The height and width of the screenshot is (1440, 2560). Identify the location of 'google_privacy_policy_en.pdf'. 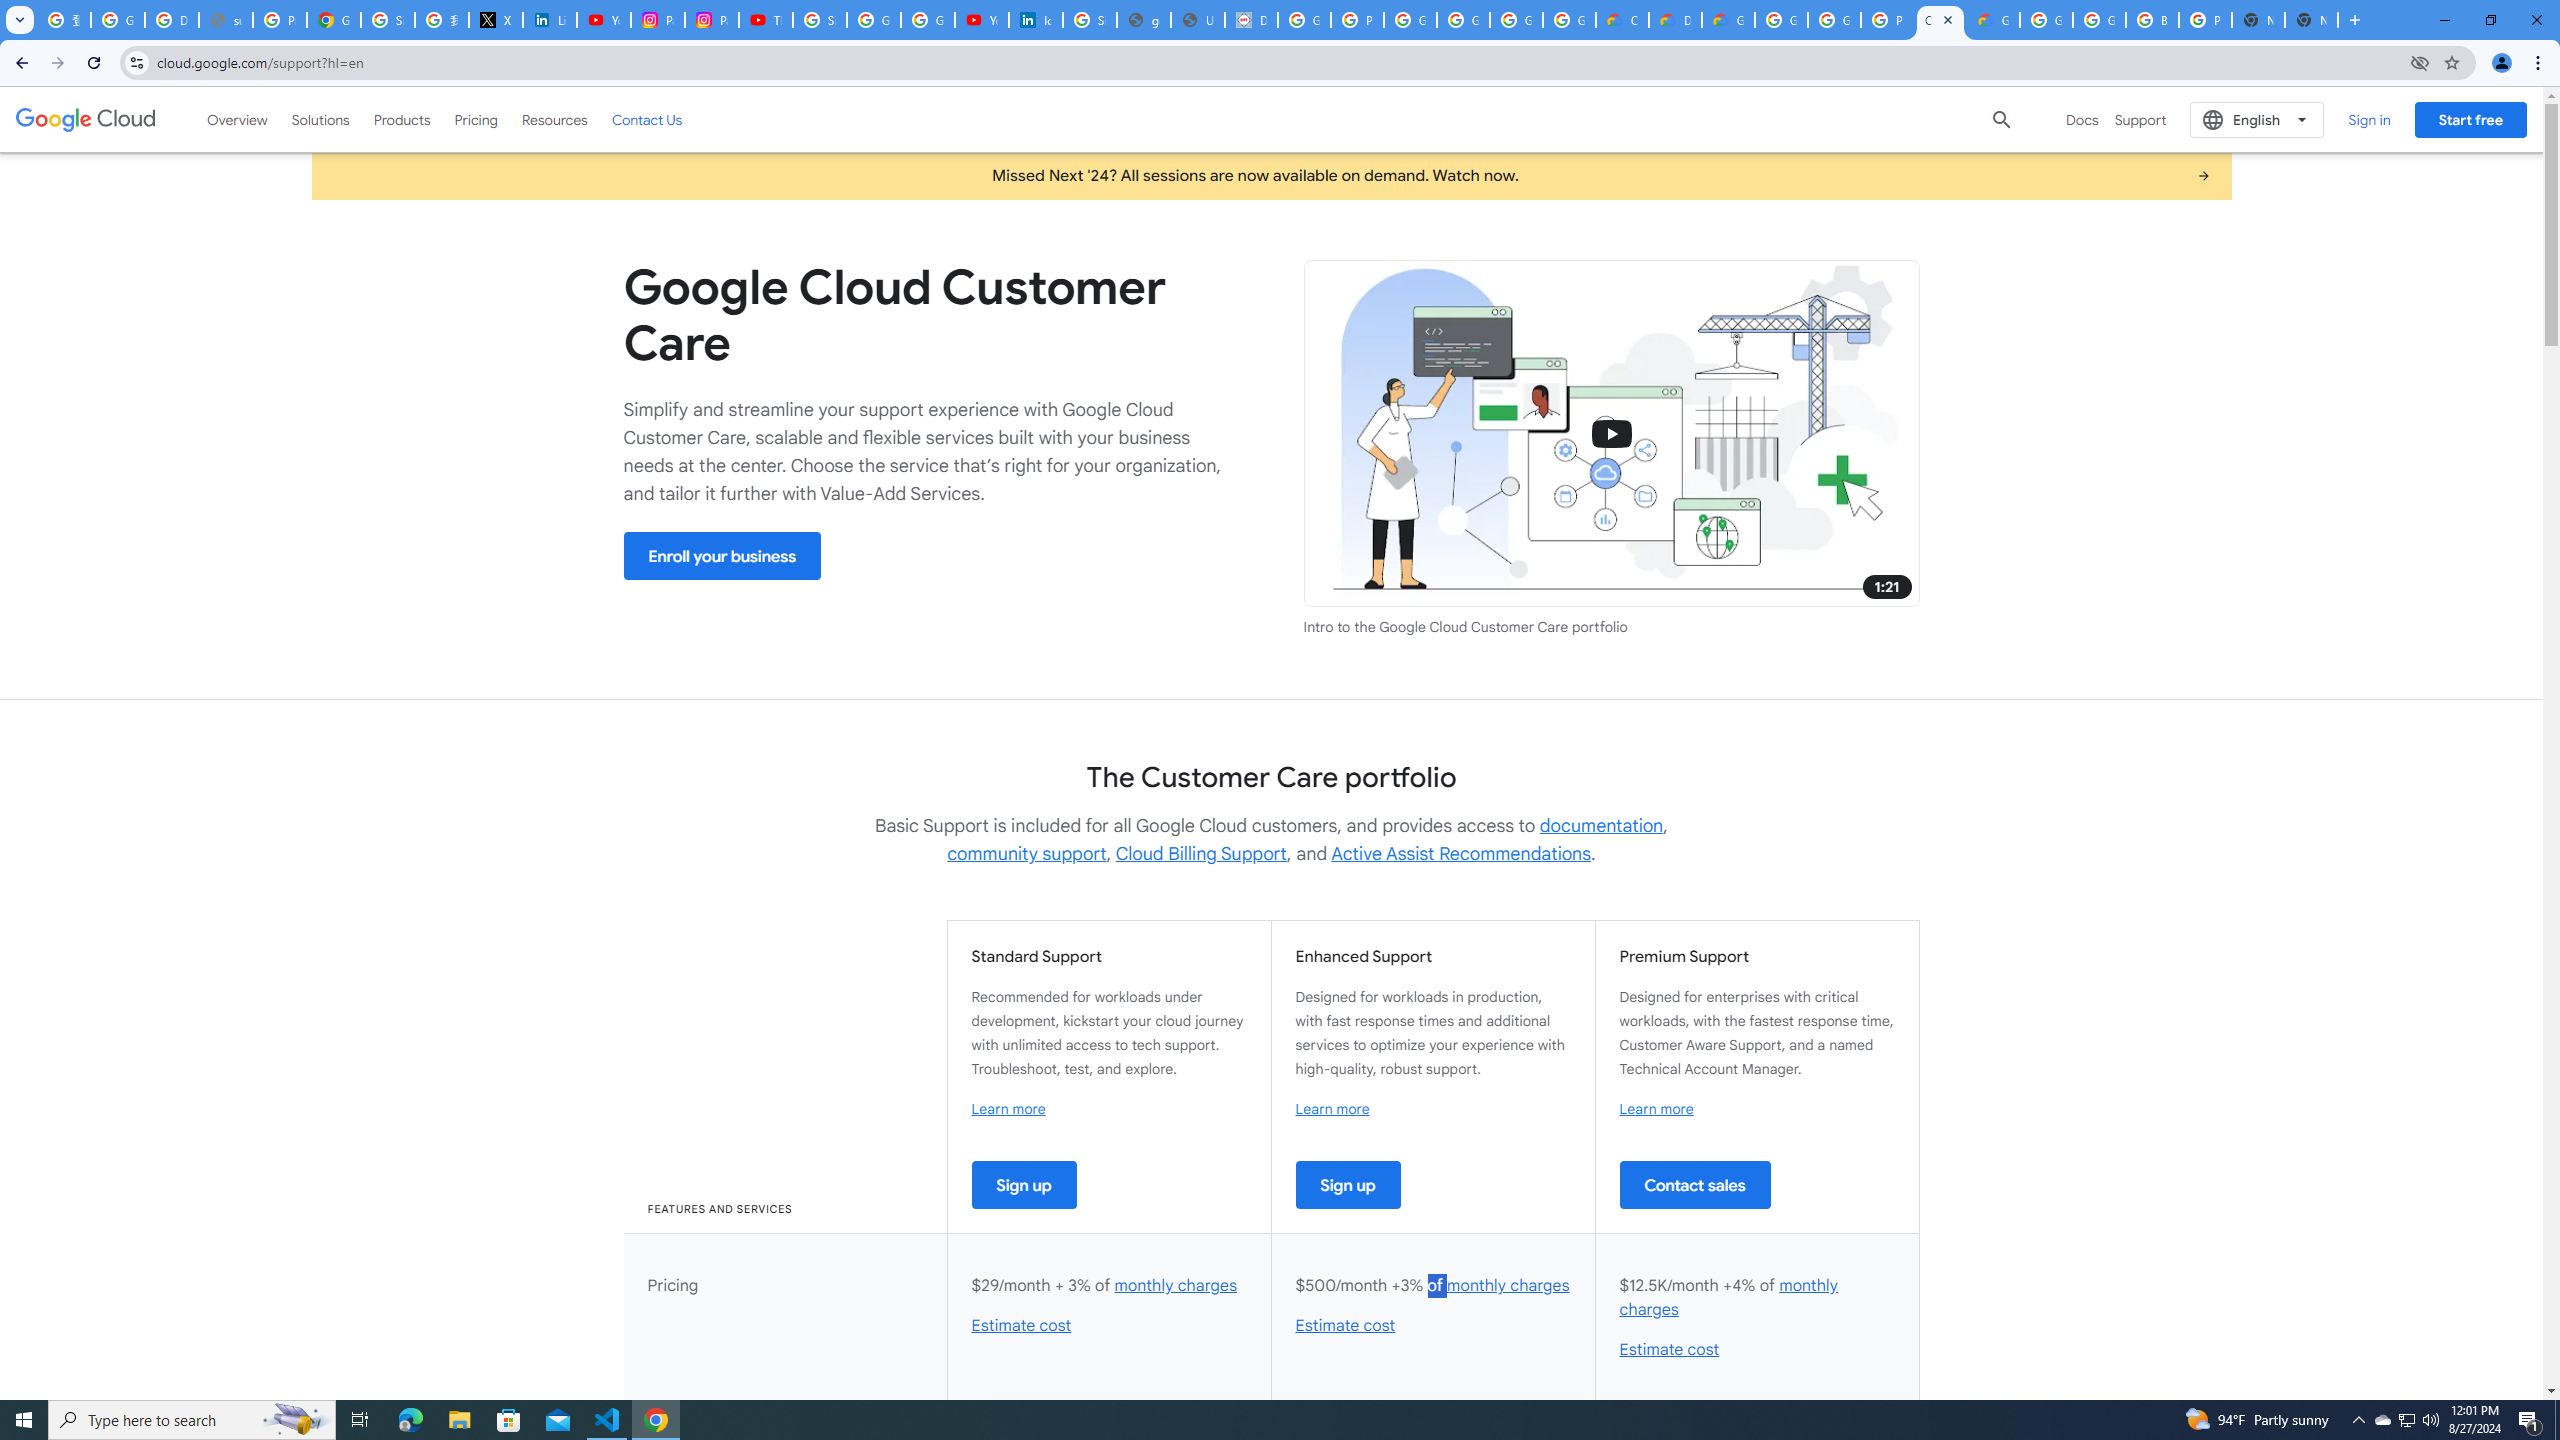
(1144, 19).